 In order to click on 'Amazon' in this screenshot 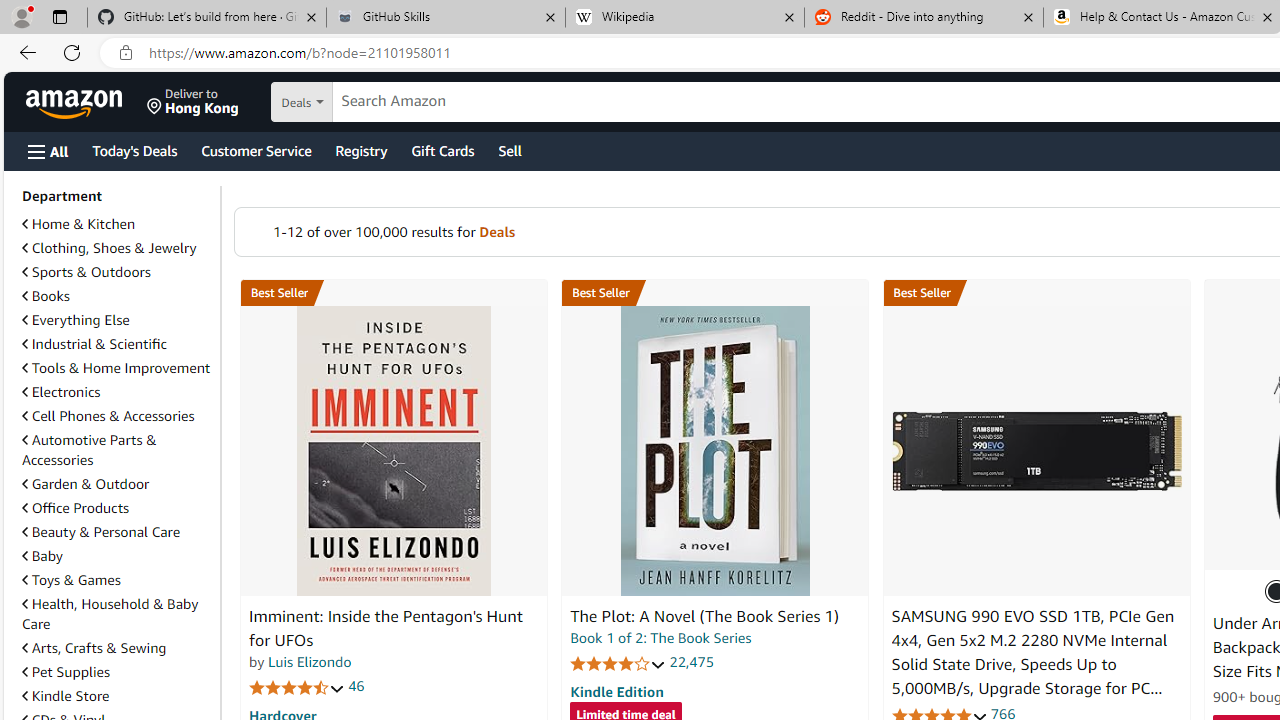, I will do `click(76, 101)`.